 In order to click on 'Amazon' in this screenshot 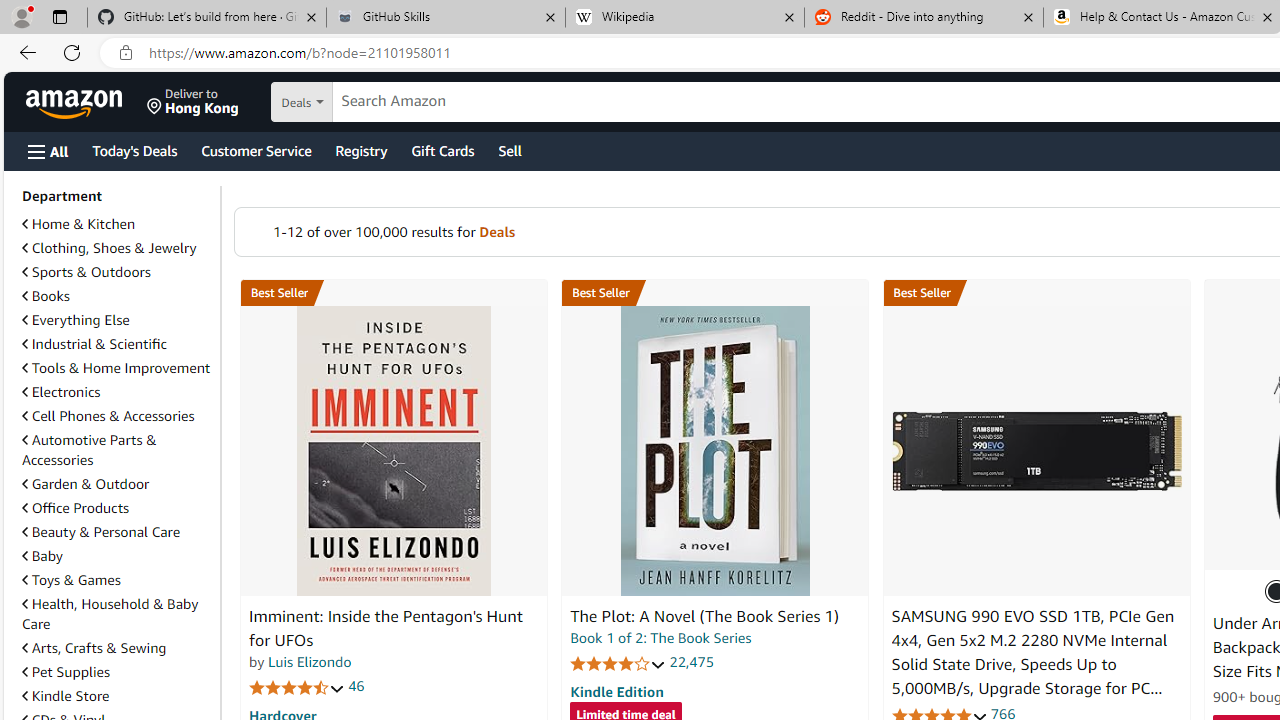, I will do `click(76, 101)`.